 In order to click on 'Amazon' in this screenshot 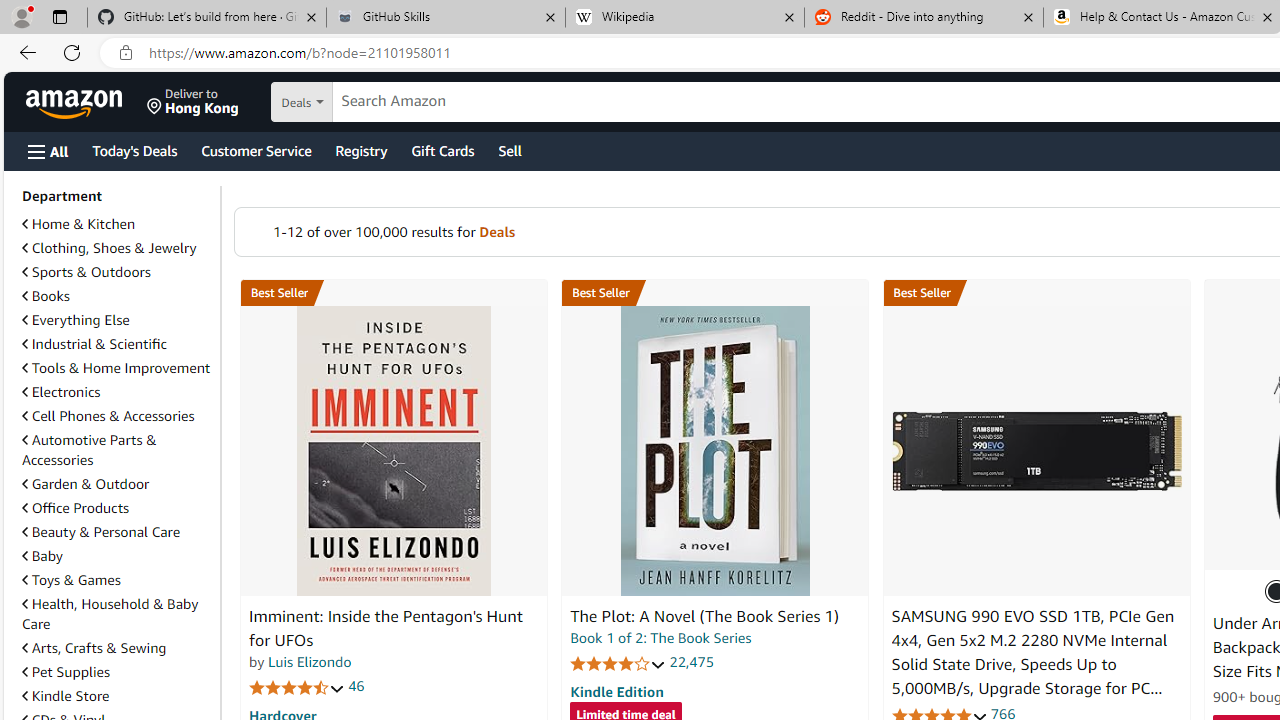, I will do `click(76, 101)`.